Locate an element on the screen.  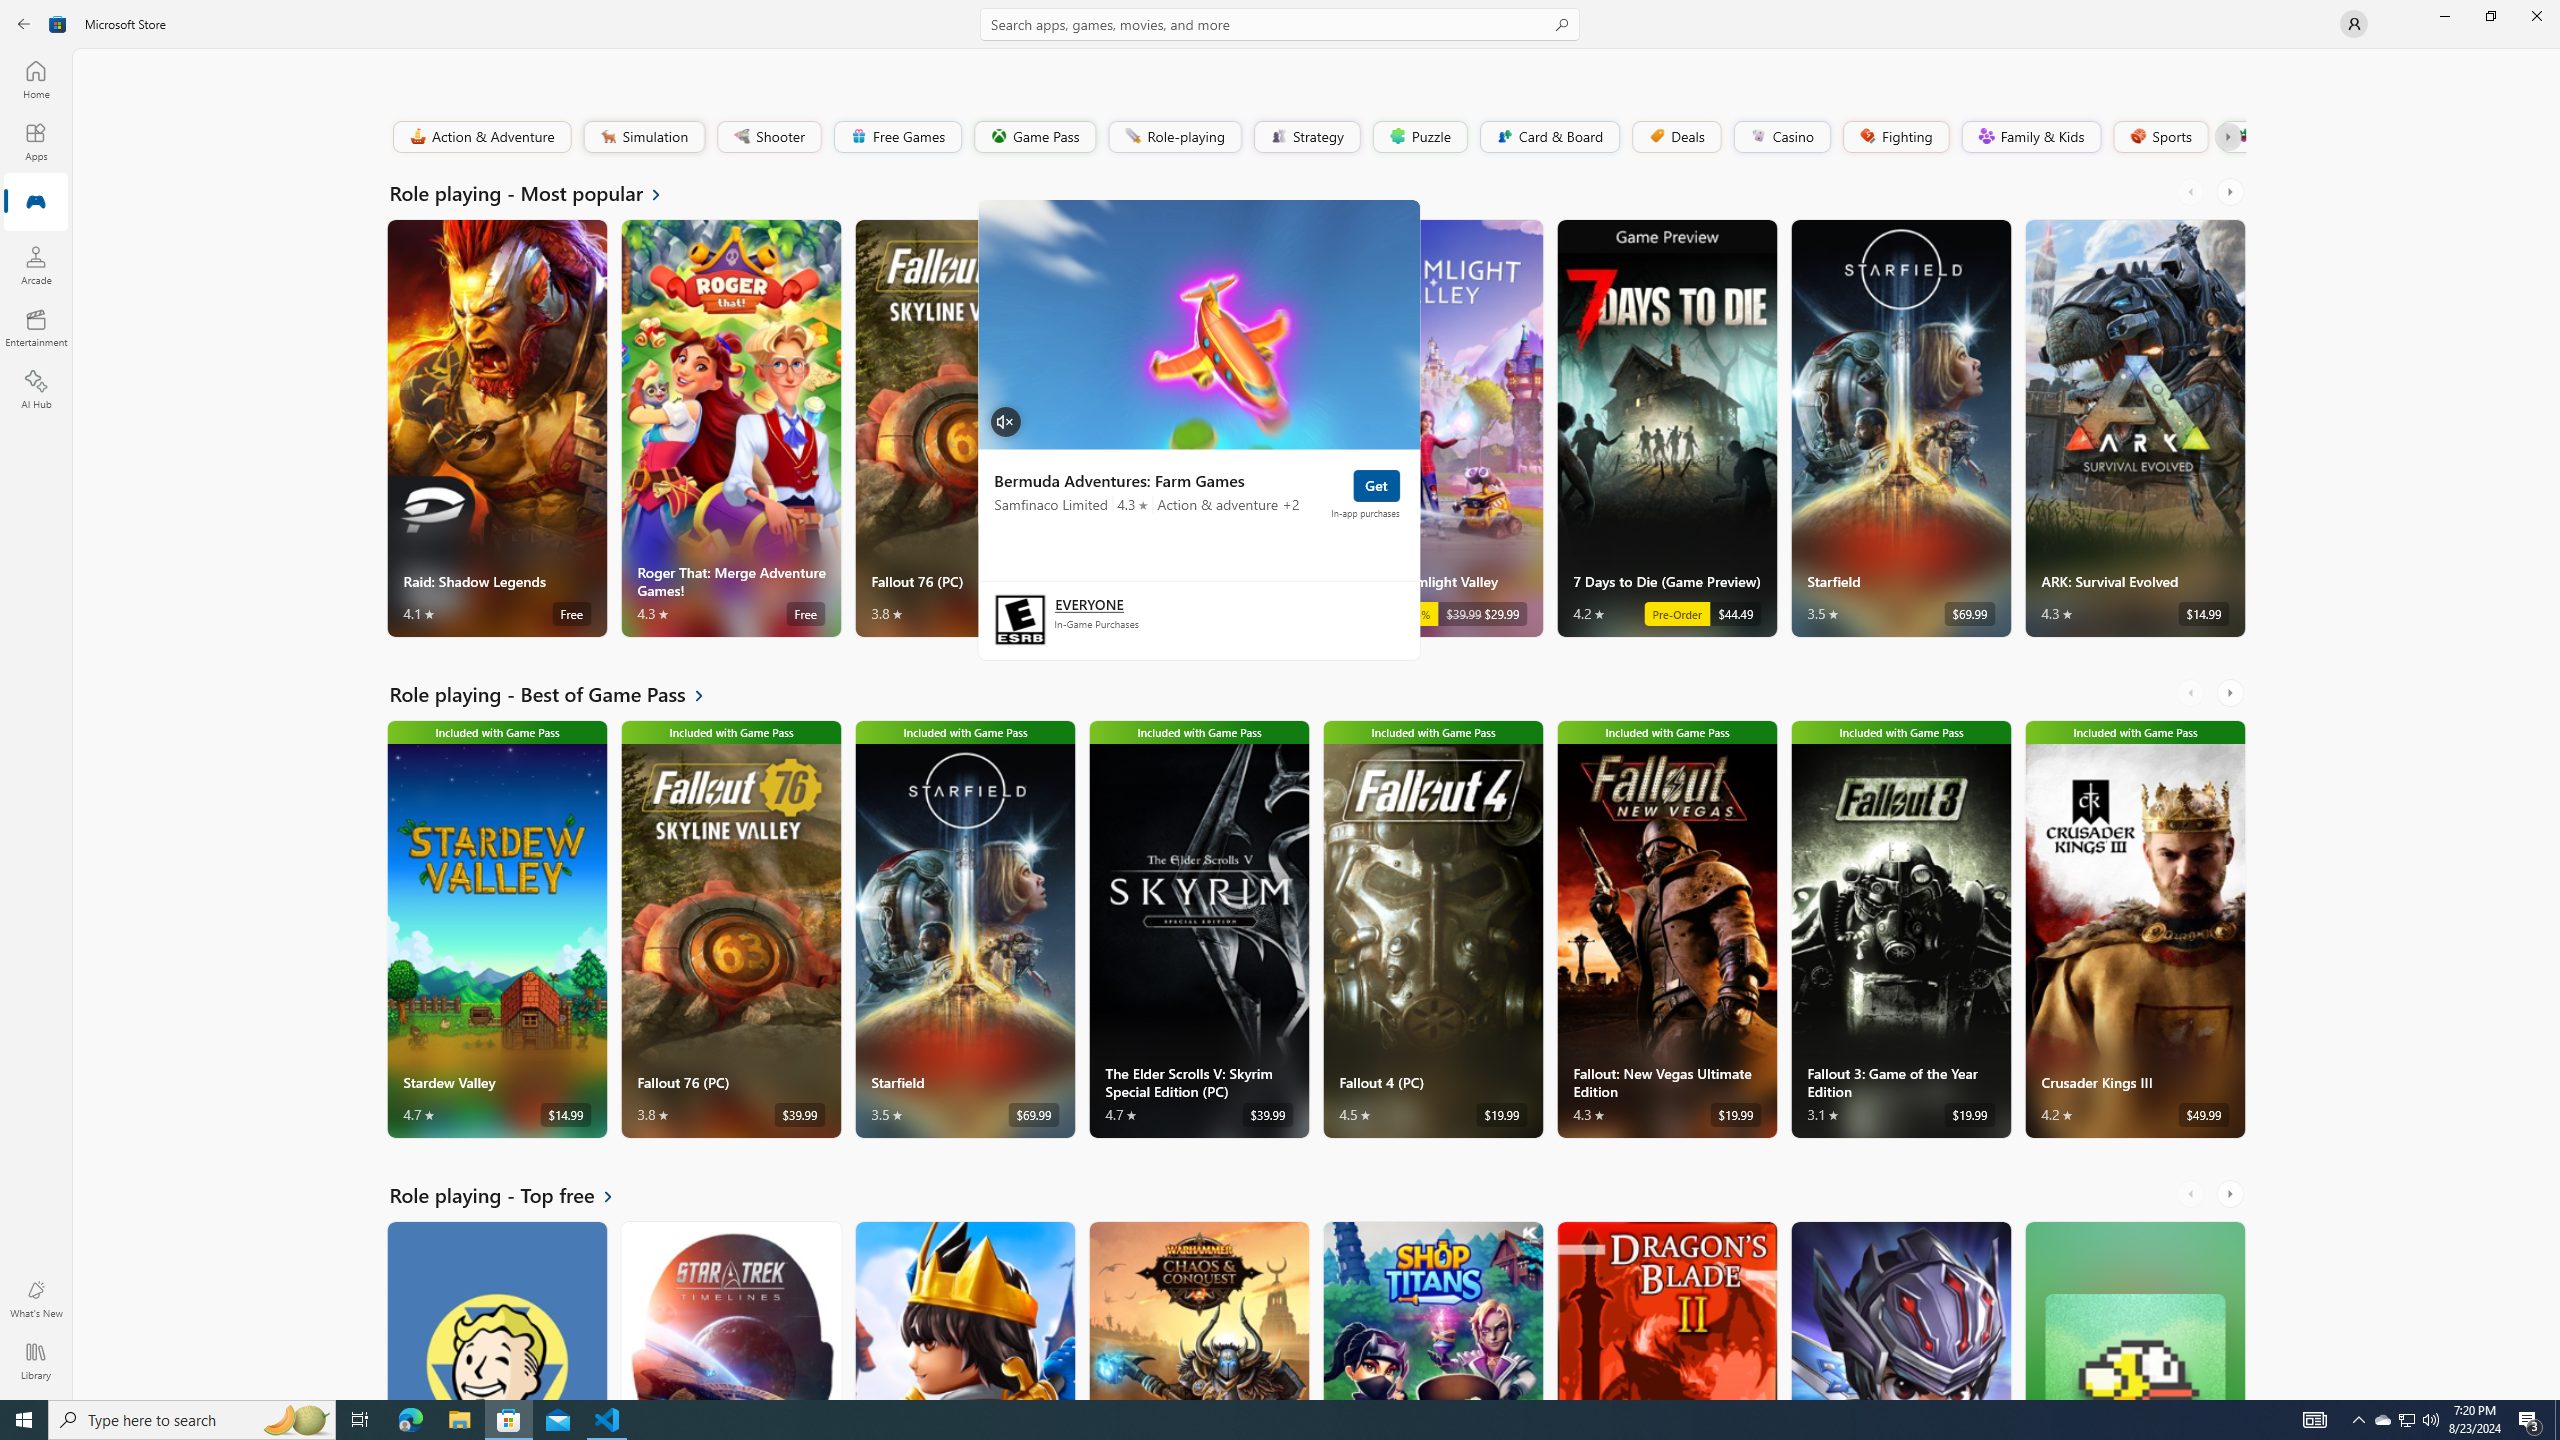
'Simulation' is located at coordinates (643, 135).